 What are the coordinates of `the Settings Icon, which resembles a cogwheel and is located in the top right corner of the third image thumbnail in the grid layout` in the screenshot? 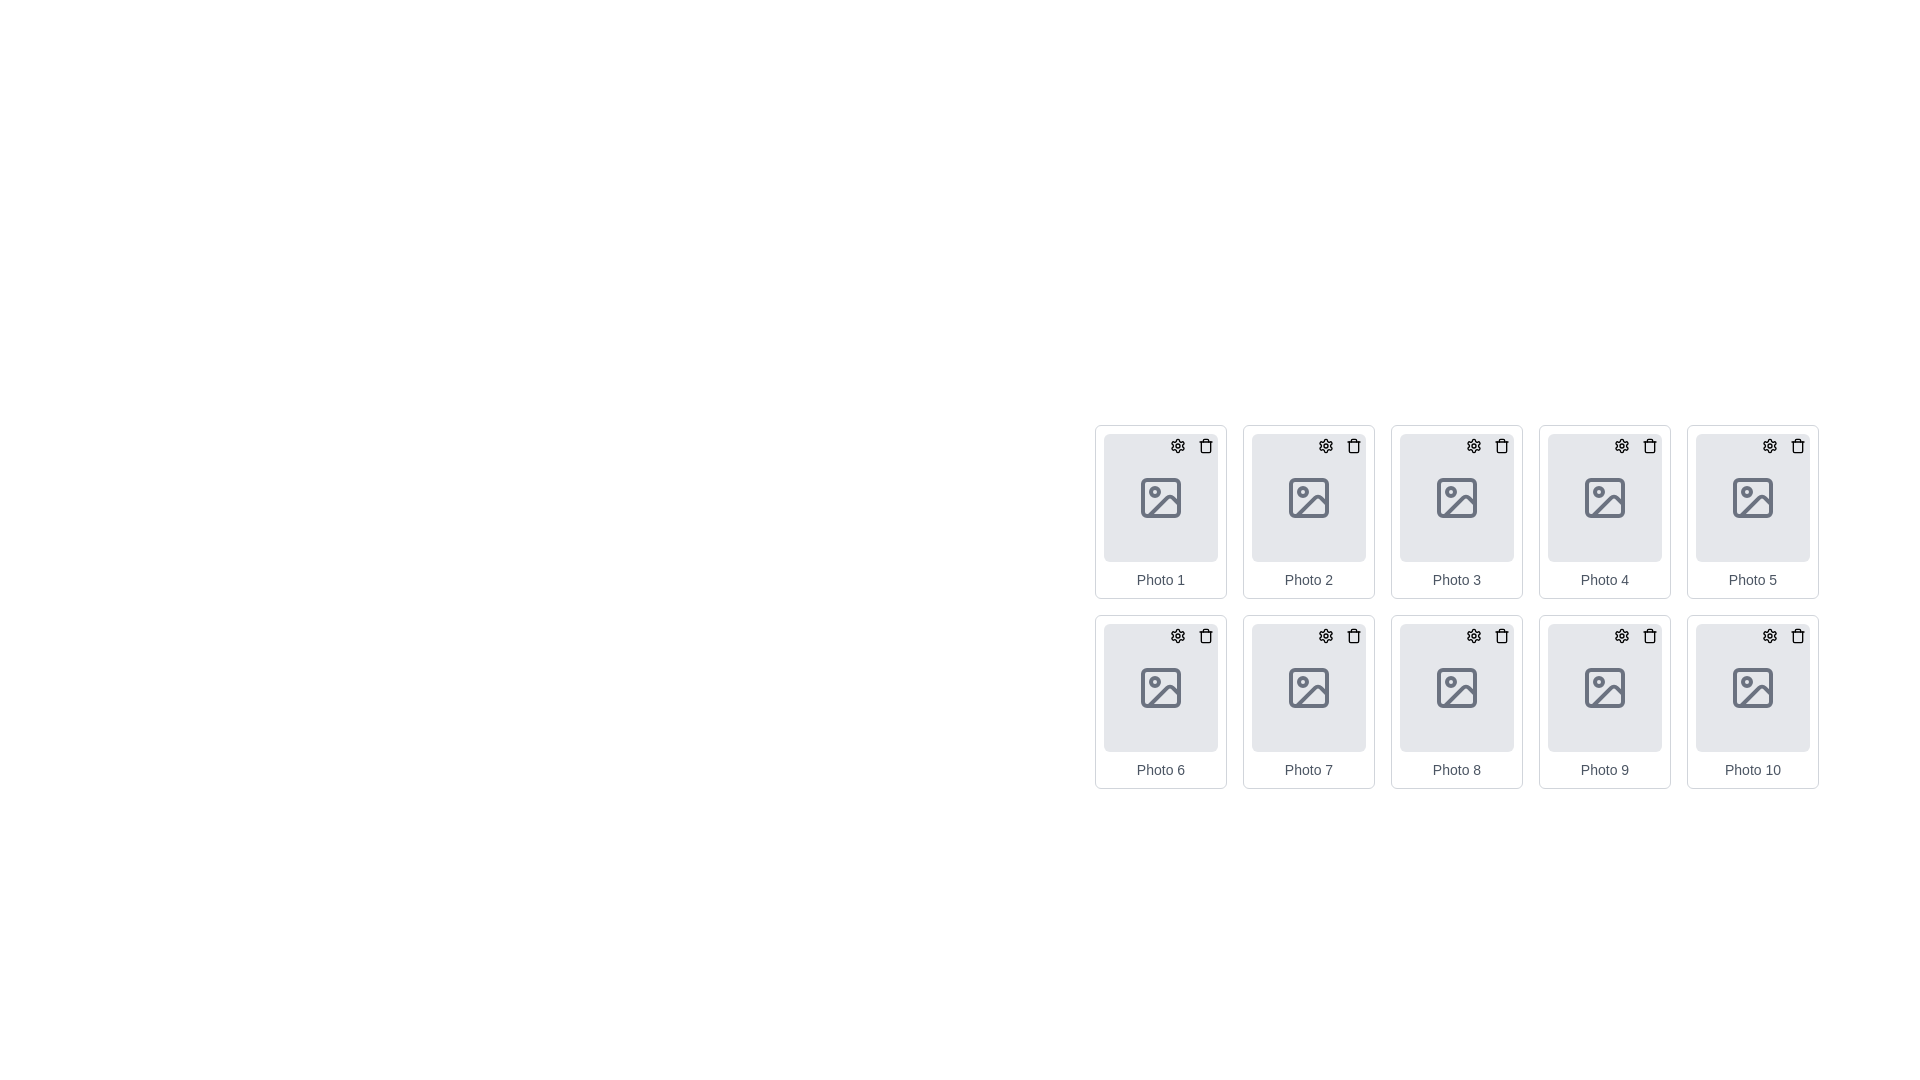 It's located at (1473, 445).